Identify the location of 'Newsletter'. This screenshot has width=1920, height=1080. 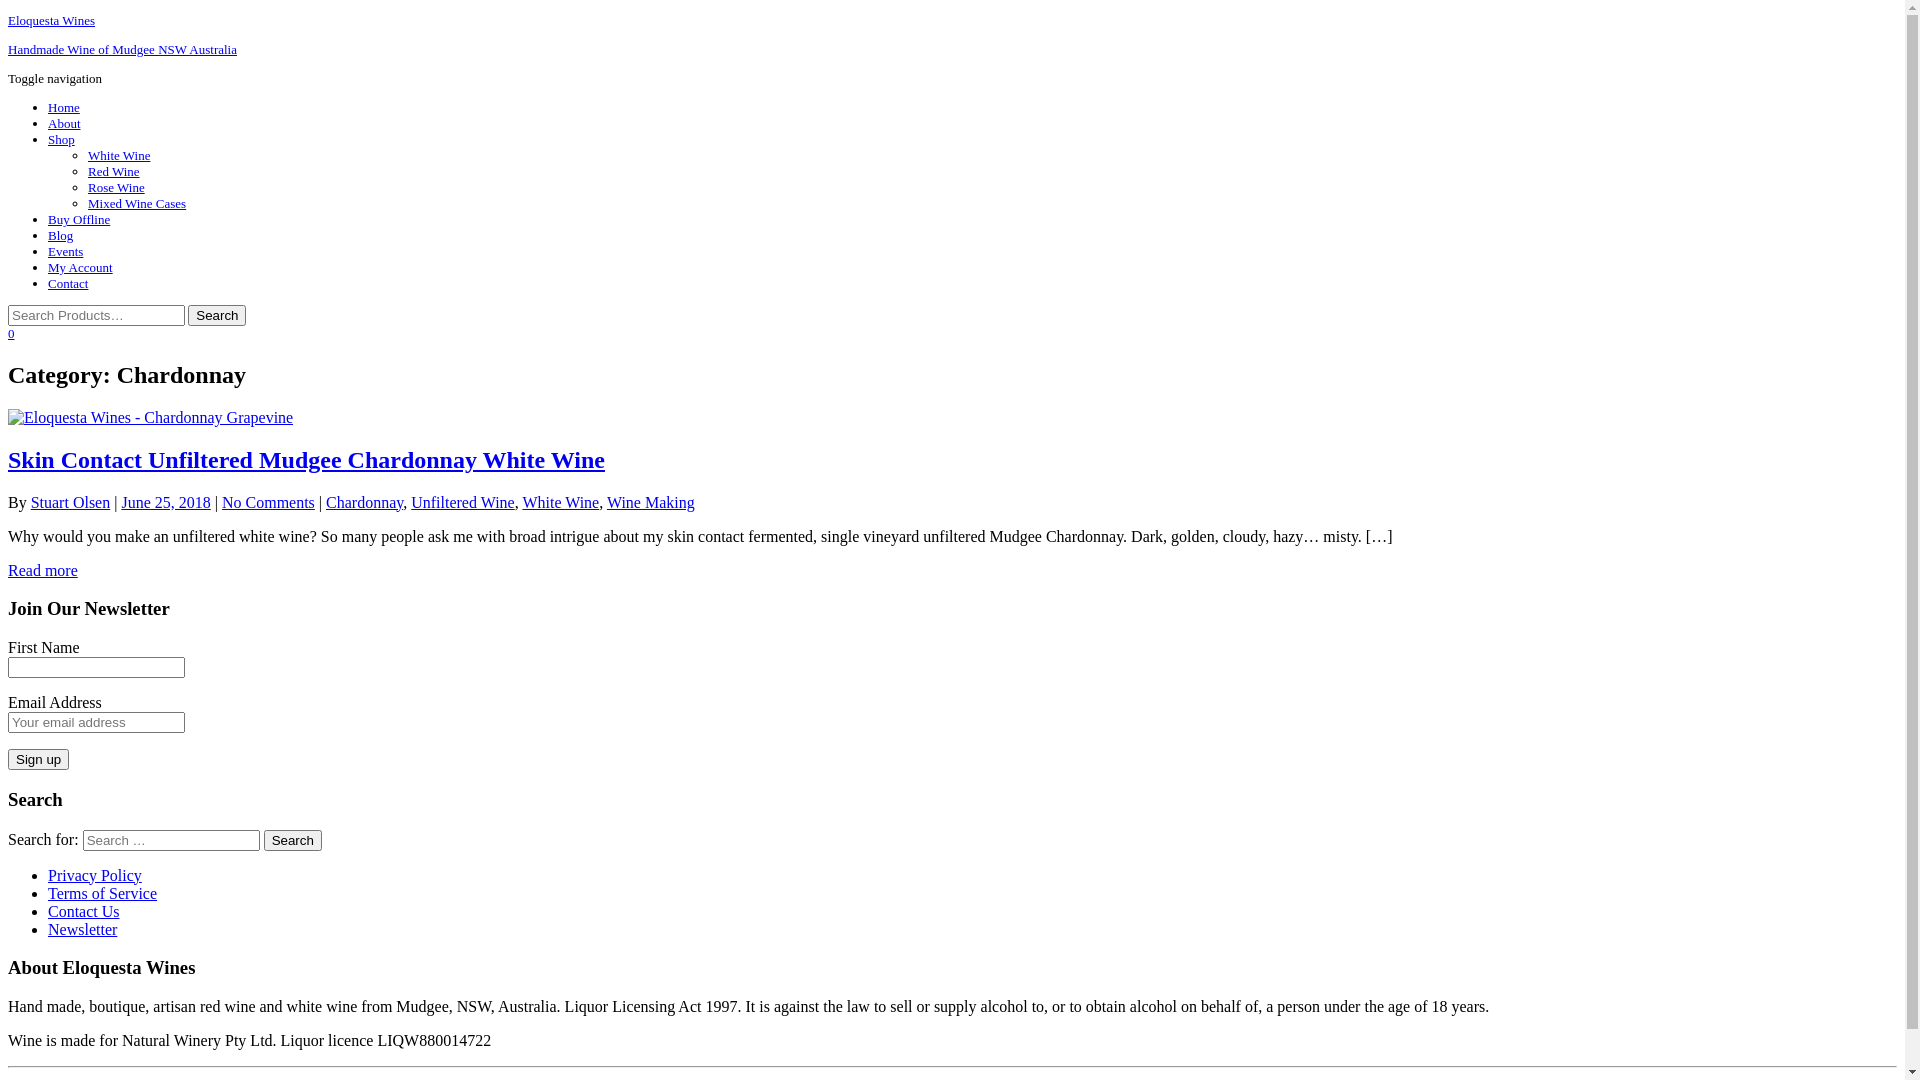
(48, 928).